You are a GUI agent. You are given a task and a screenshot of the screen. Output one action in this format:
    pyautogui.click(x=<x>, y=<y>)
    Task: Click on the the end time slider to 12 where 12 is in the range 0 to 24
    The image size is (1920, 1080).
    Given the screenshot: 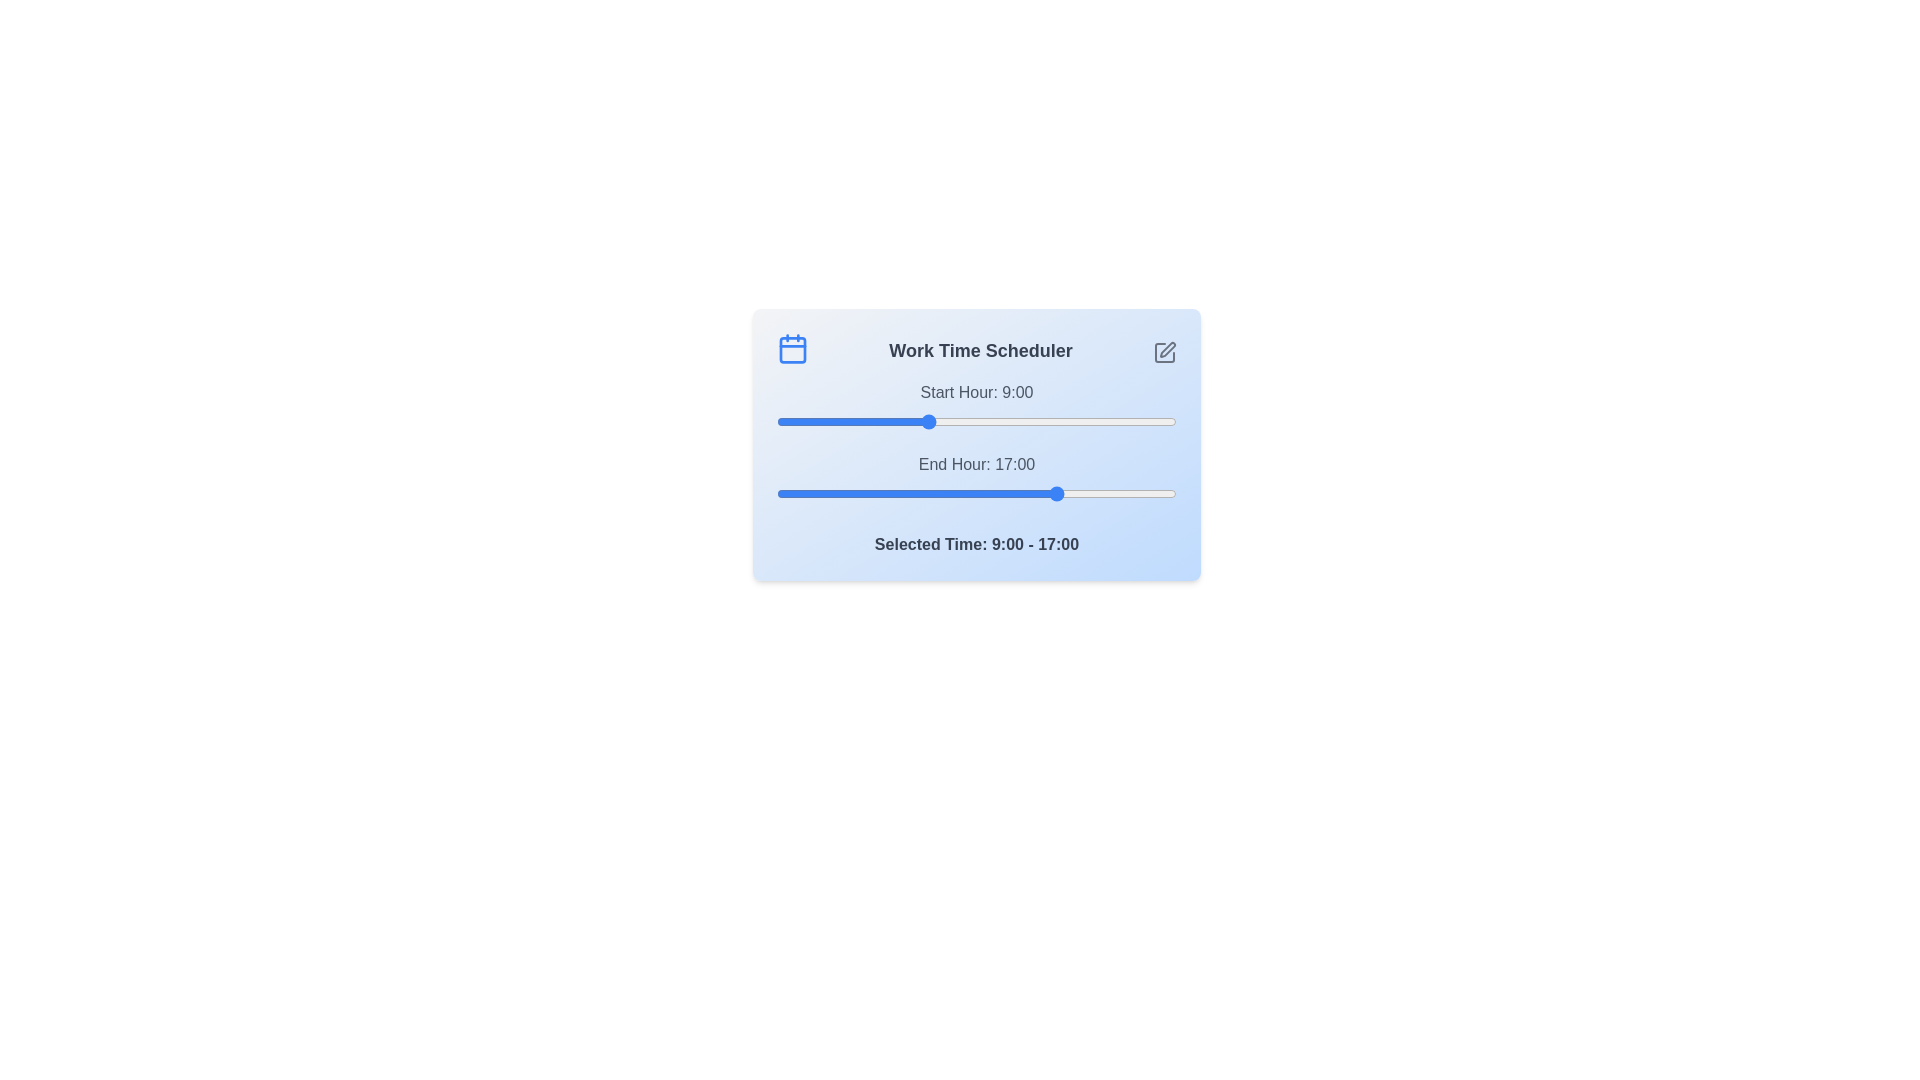 What is the action you would take?
    pyautogui.click(x=977, y=493)
    